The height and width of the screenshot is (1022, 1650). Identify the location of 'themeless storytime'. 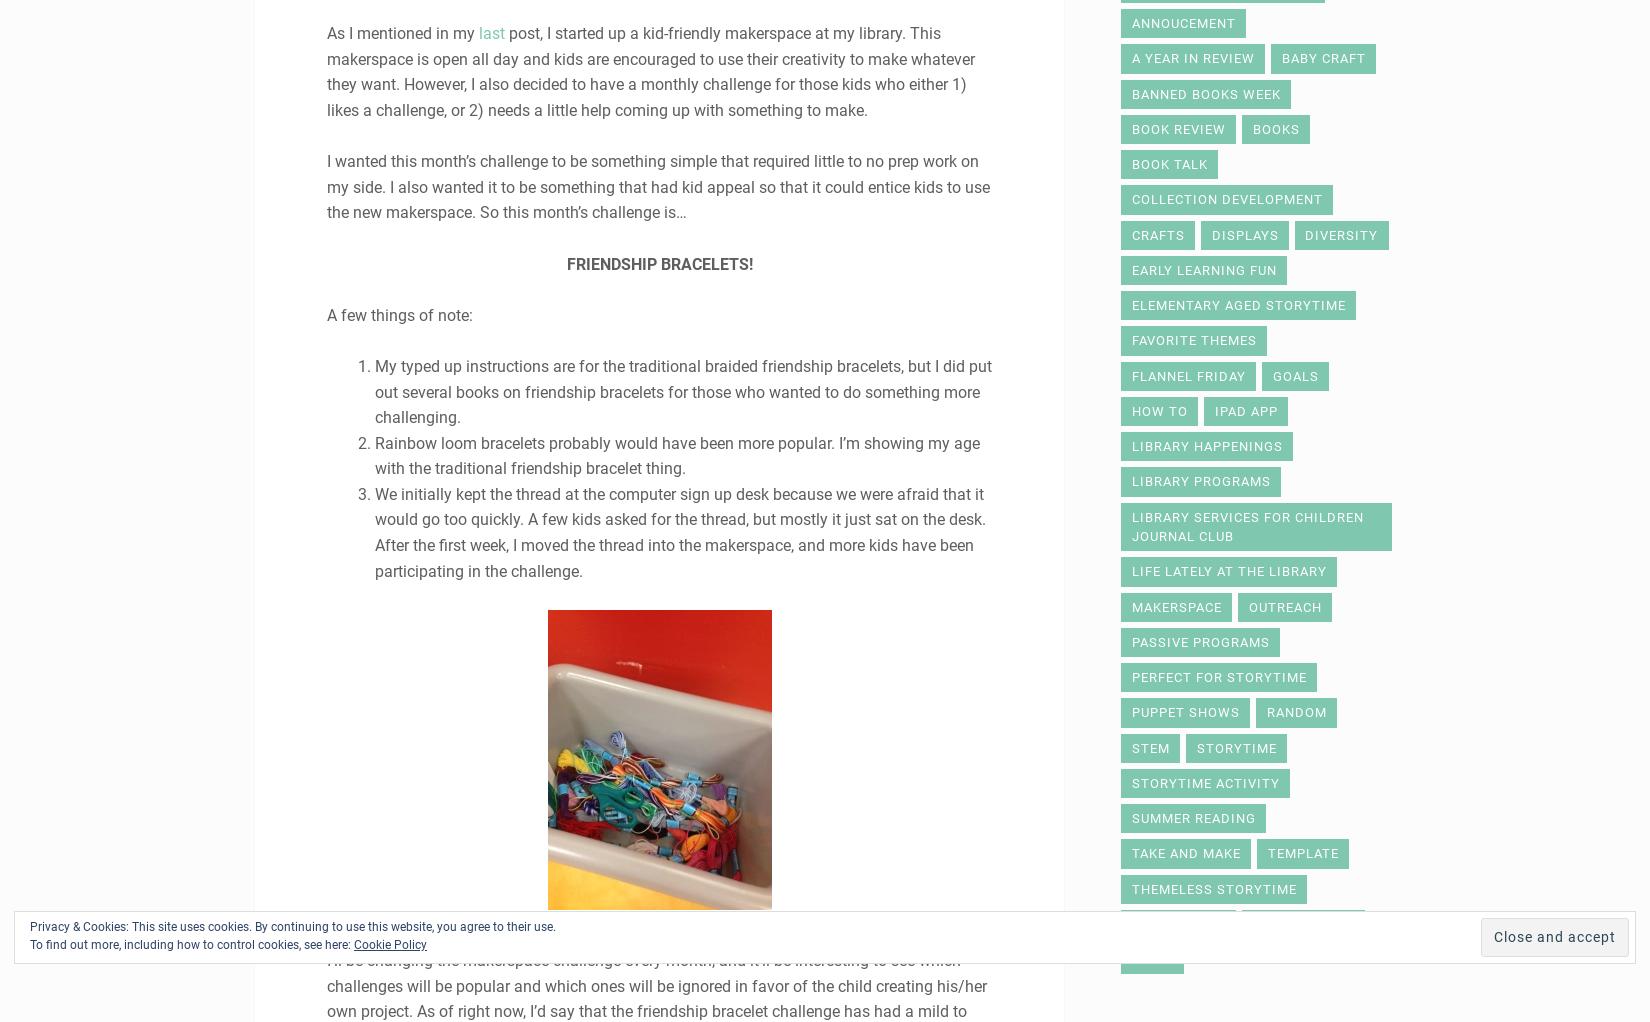
(1131, 887).